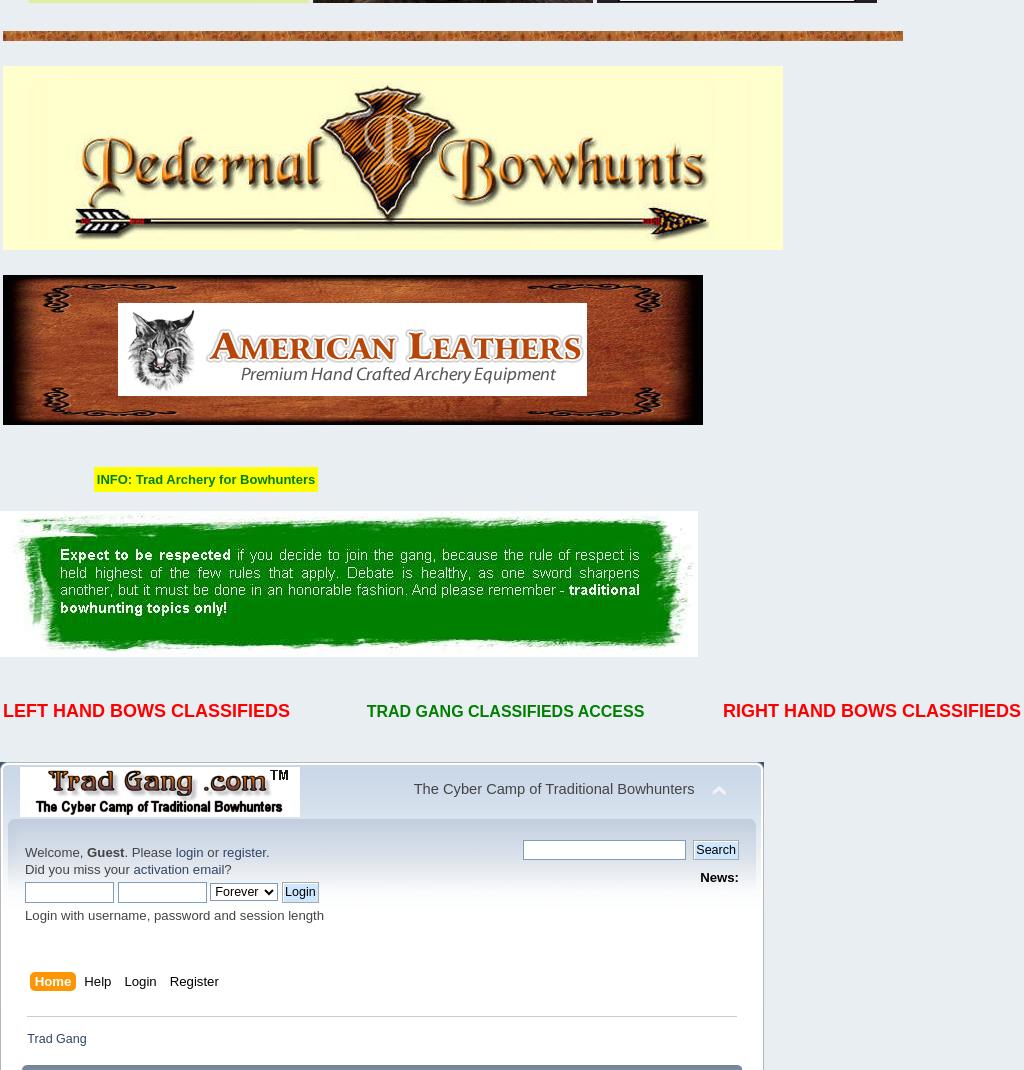  What do you see at coordinates (148, 852) in the screenshot?
I see `'. Please'` at bounding box center [148, 852].